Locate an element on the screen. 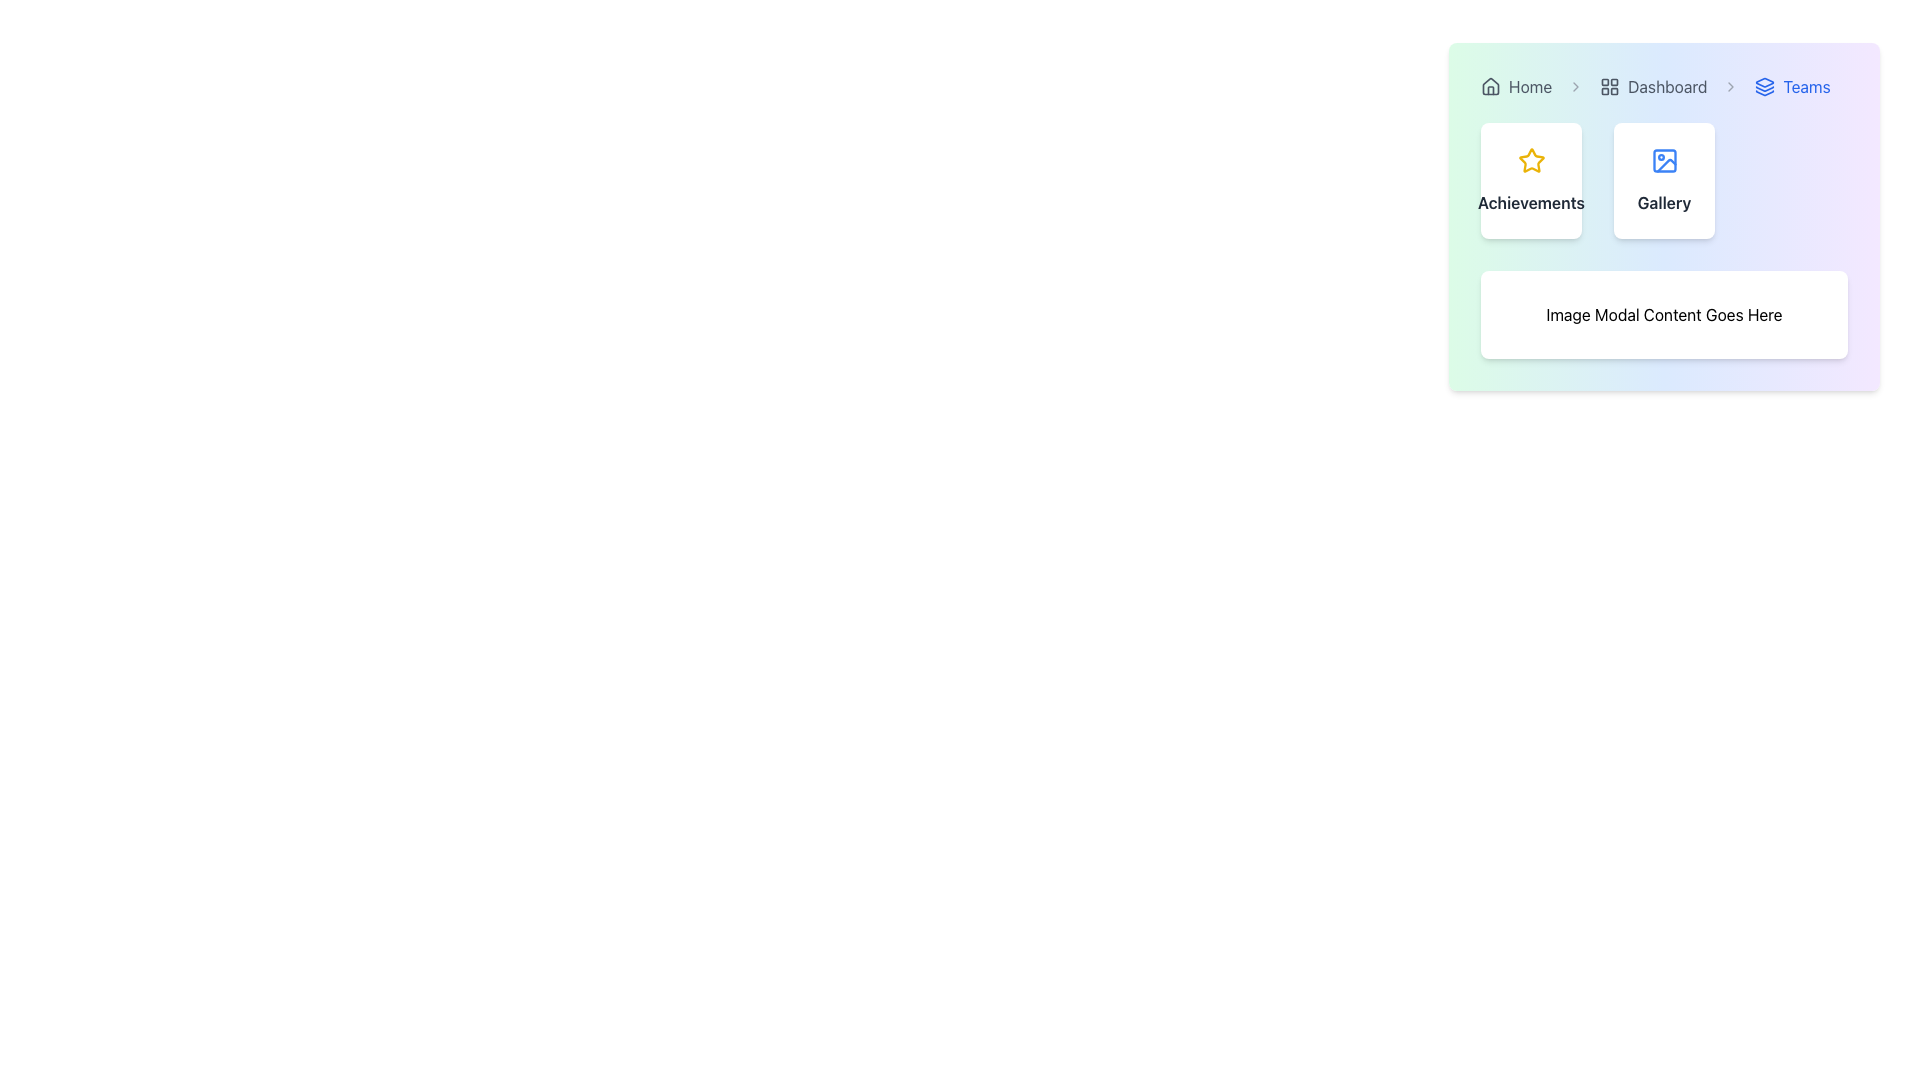 This screenshot has width=1920, height=1080. the achievements icon located on the left side of the top-right section of the interface within the 'Achievements' card, which serves as the primary visual for the card is located at coordinates (1530, 159).